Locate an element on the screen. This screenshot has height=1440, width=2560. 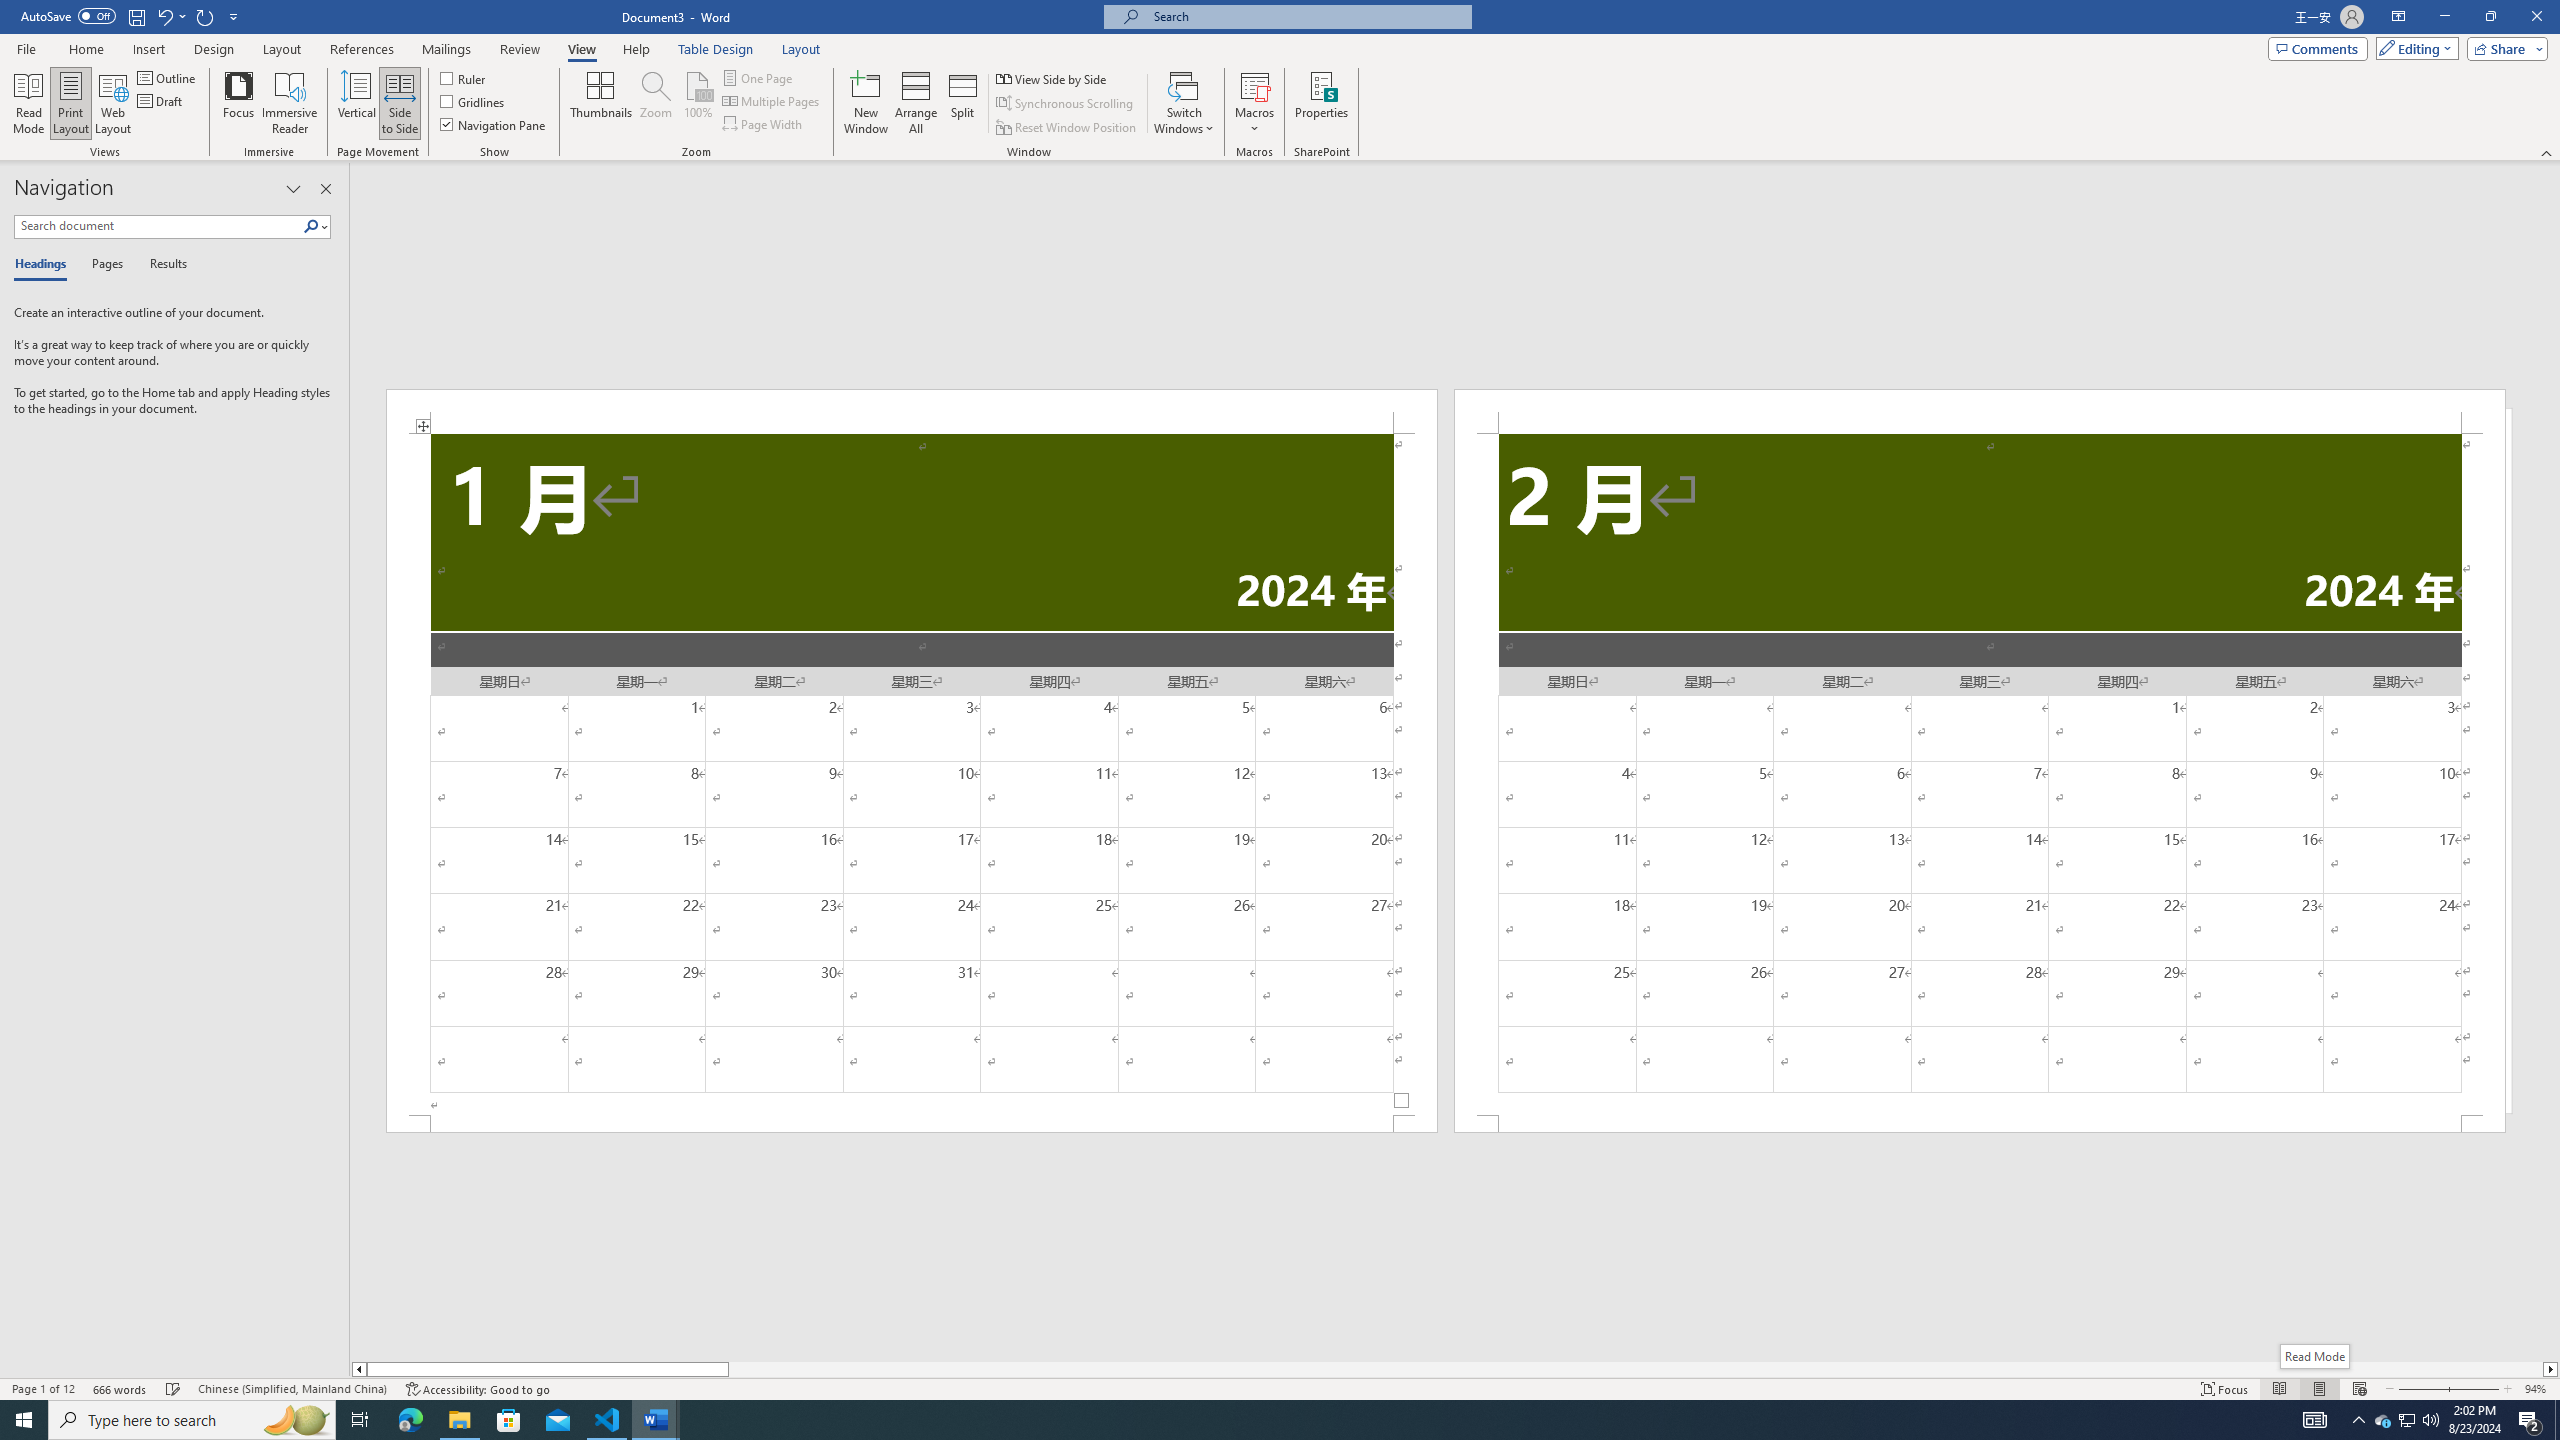
'Immersive Reader' is located at coordinates (289, 103).